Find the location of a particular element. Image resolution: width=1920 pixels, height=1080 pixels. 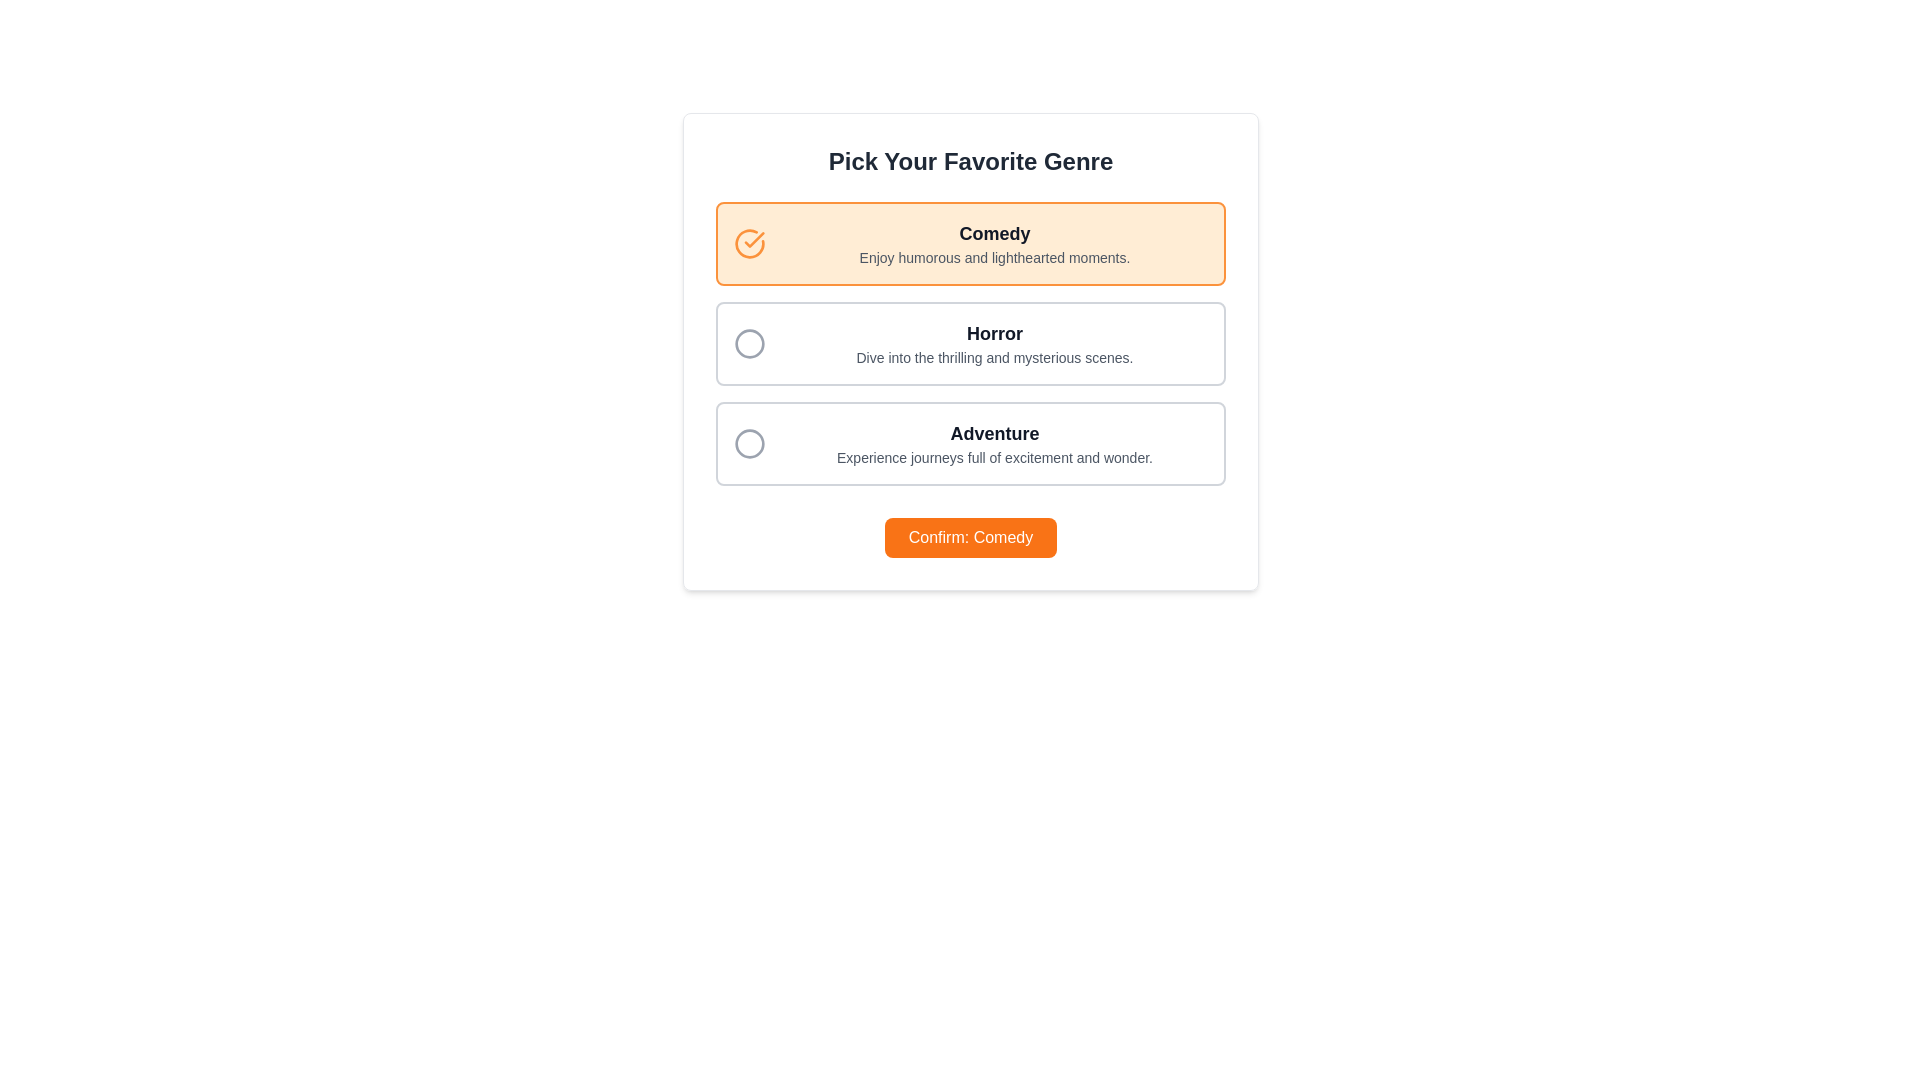

around the 'Horror' text label is located at coordinates (994, 342).